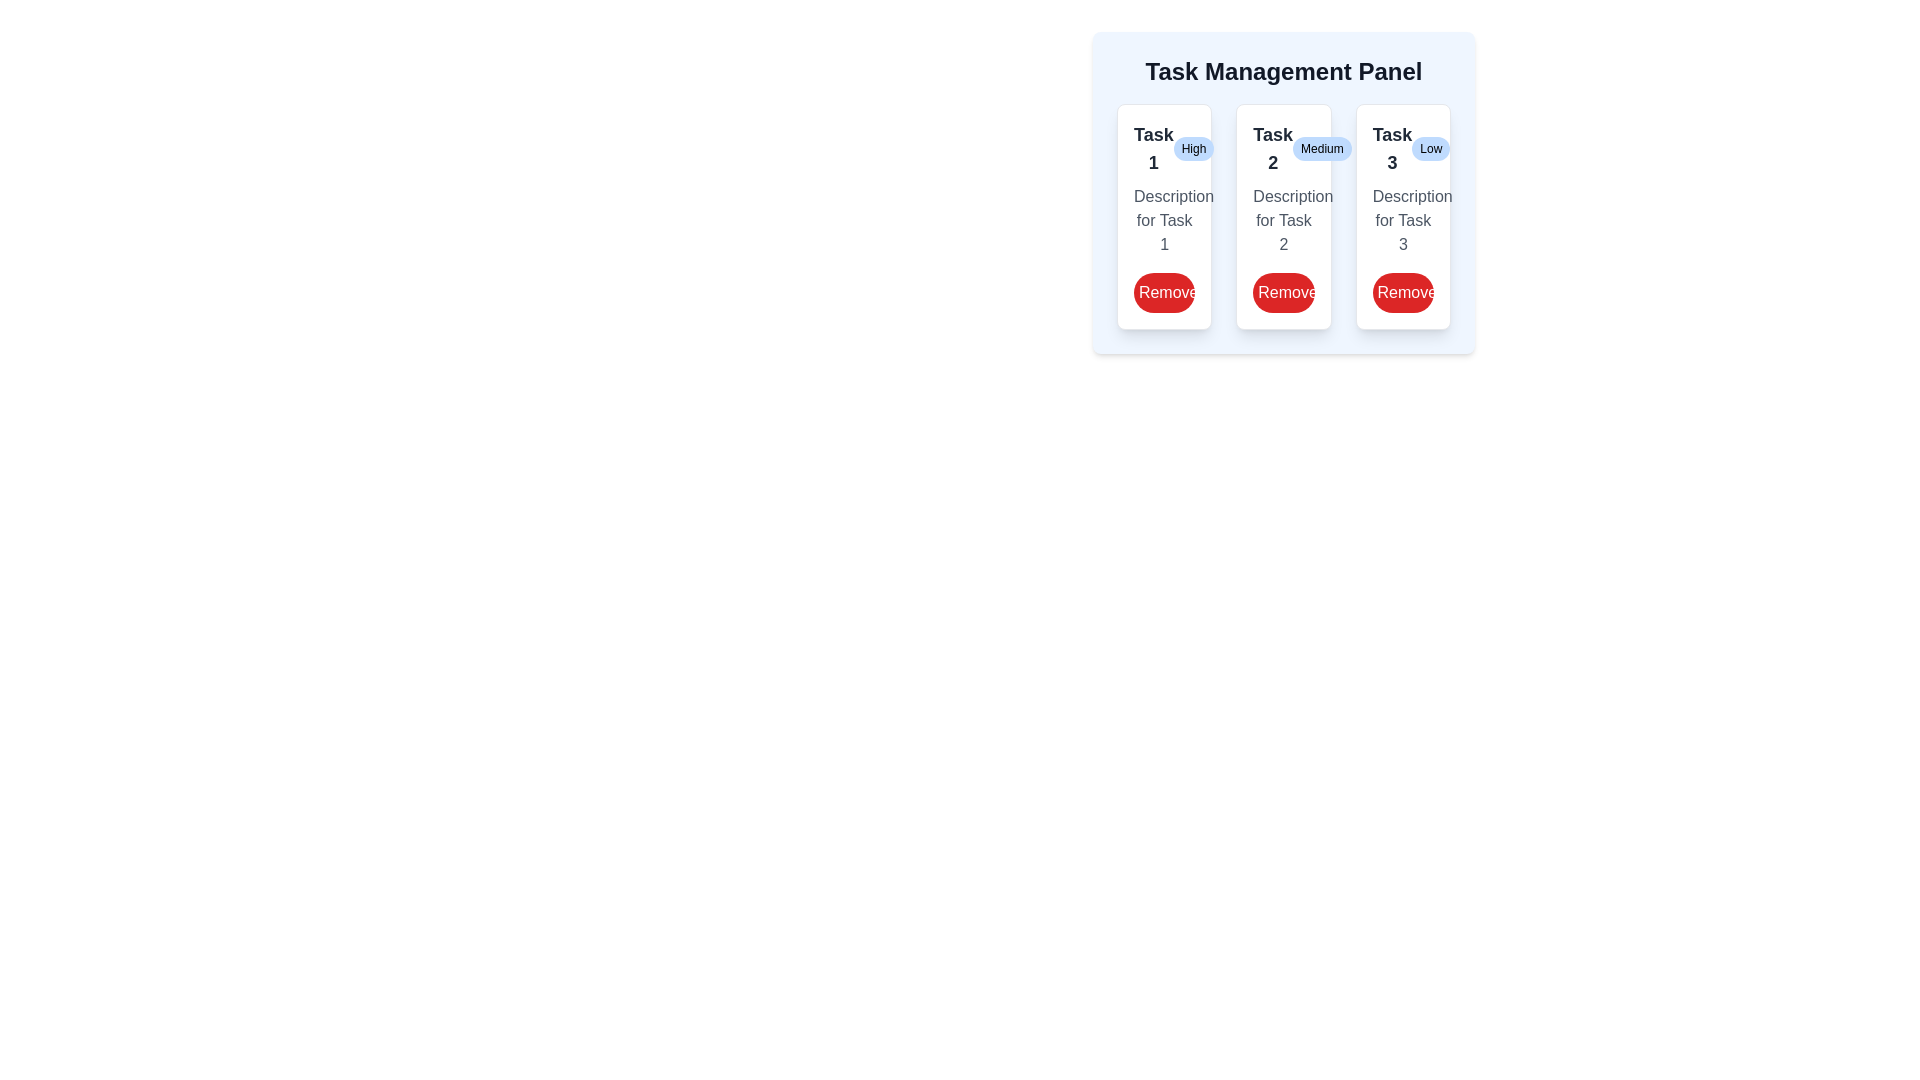 This screenshot has width=1920, height=1080. Describe the element at coordinates (1402, 293) in the screenshot. I see `'Remove' button for task 3` at that location.